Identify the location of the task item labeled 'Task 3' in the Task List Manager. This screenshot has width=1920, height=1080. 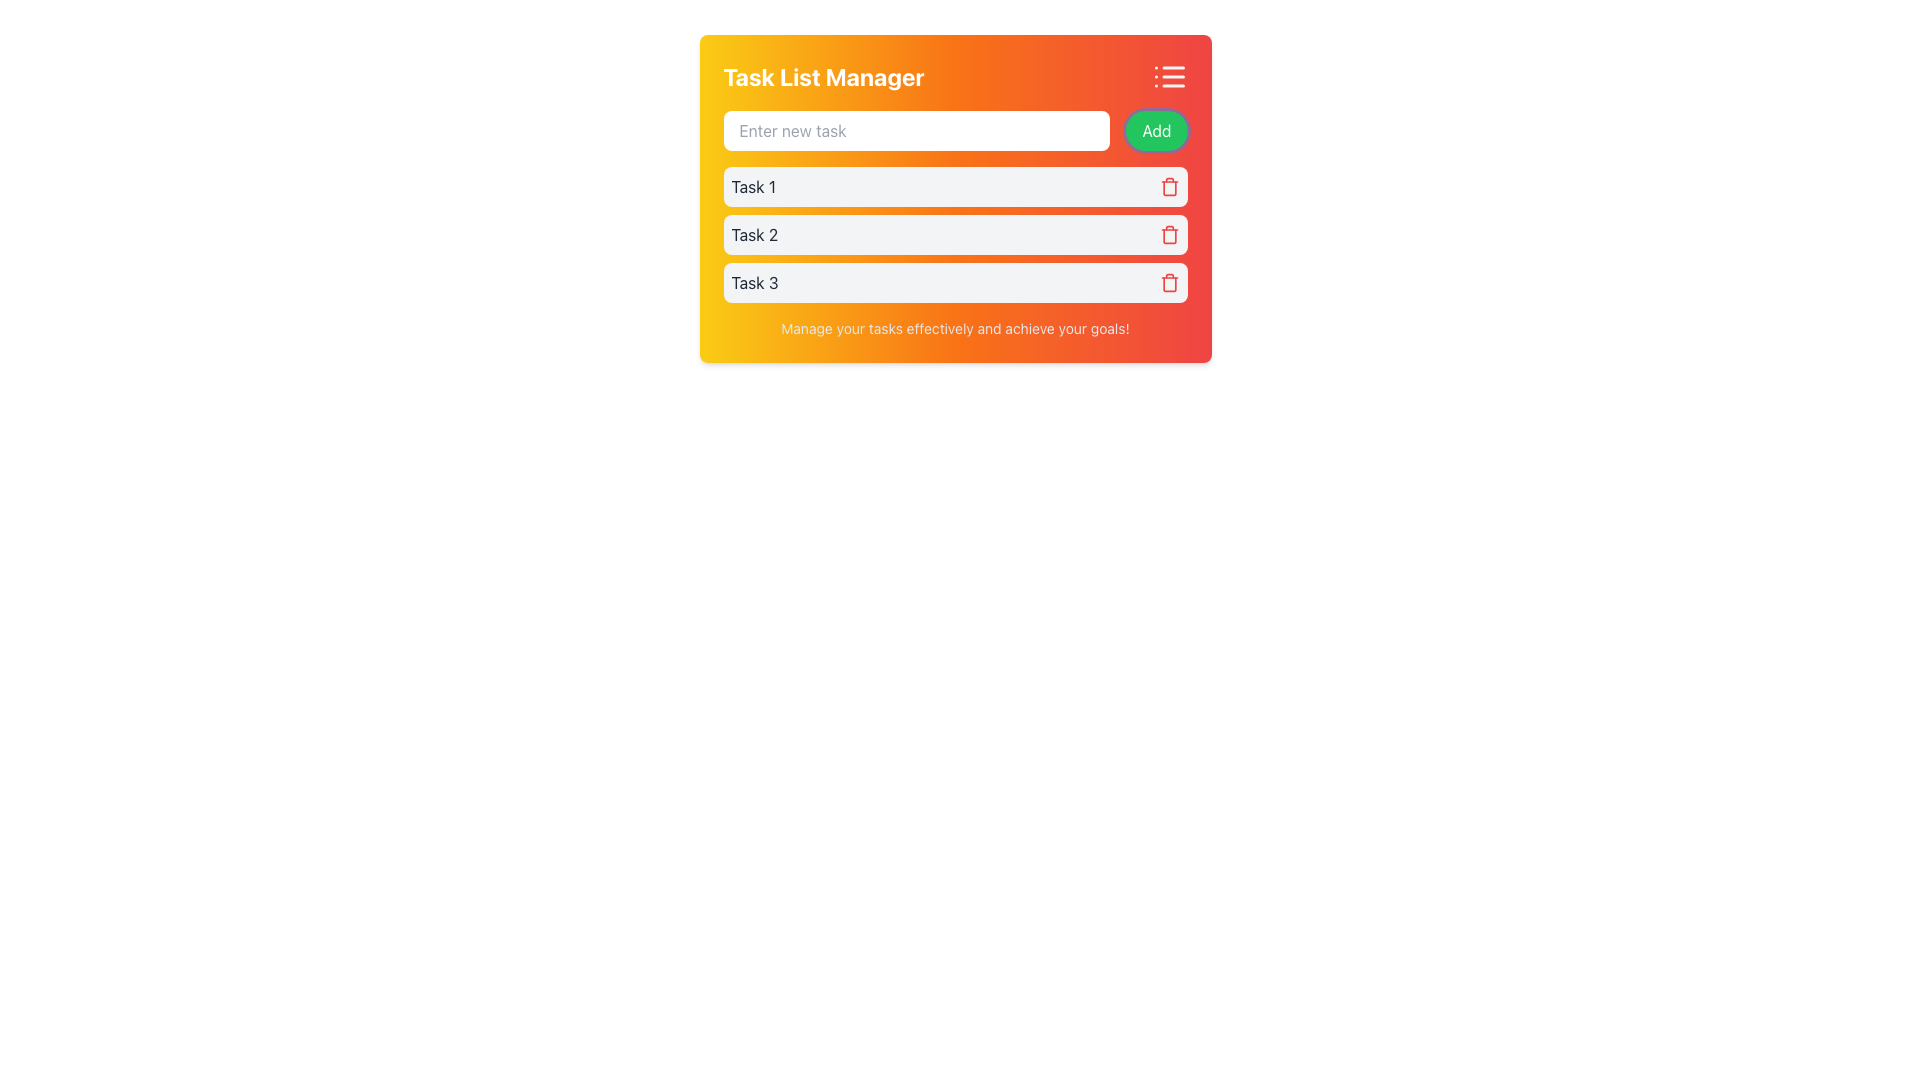
(954, 282).